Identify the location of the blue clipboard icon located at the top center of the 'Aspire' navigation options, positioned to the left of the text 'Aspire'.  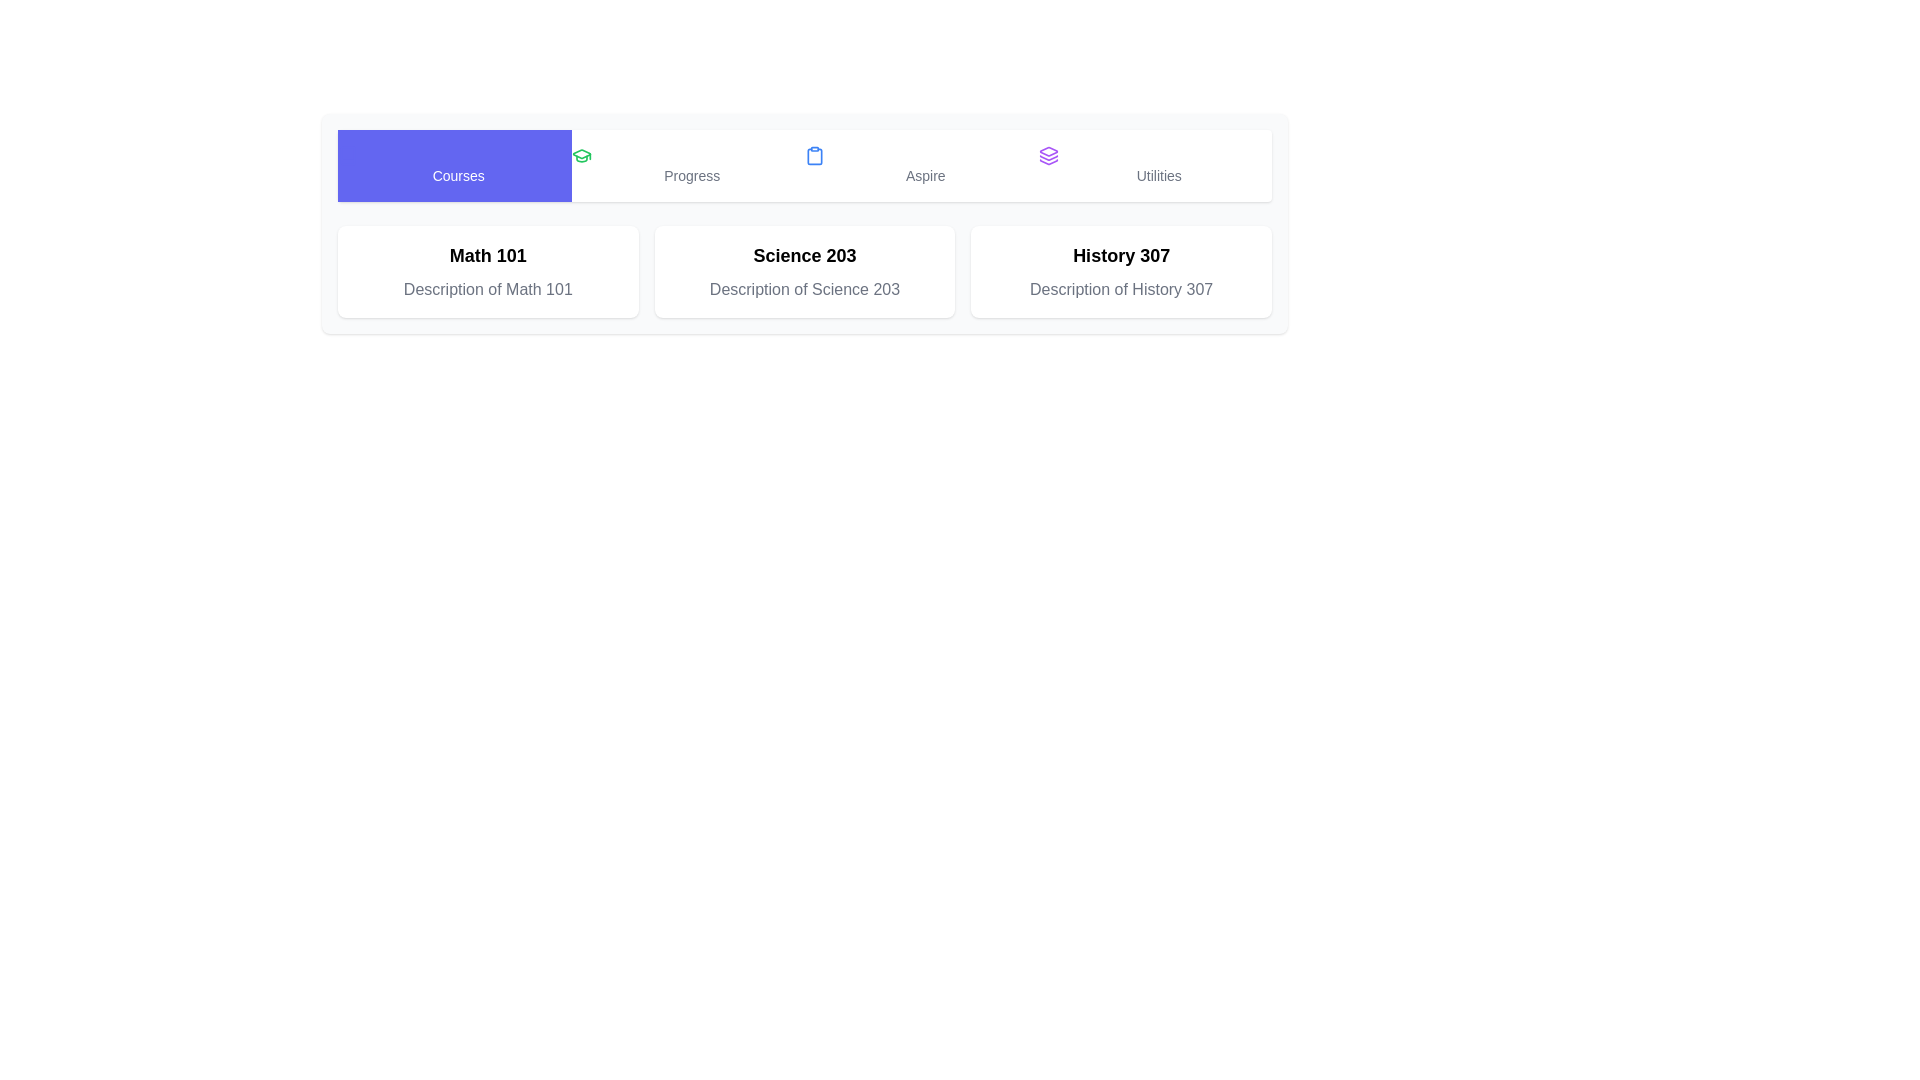
(815, 154).